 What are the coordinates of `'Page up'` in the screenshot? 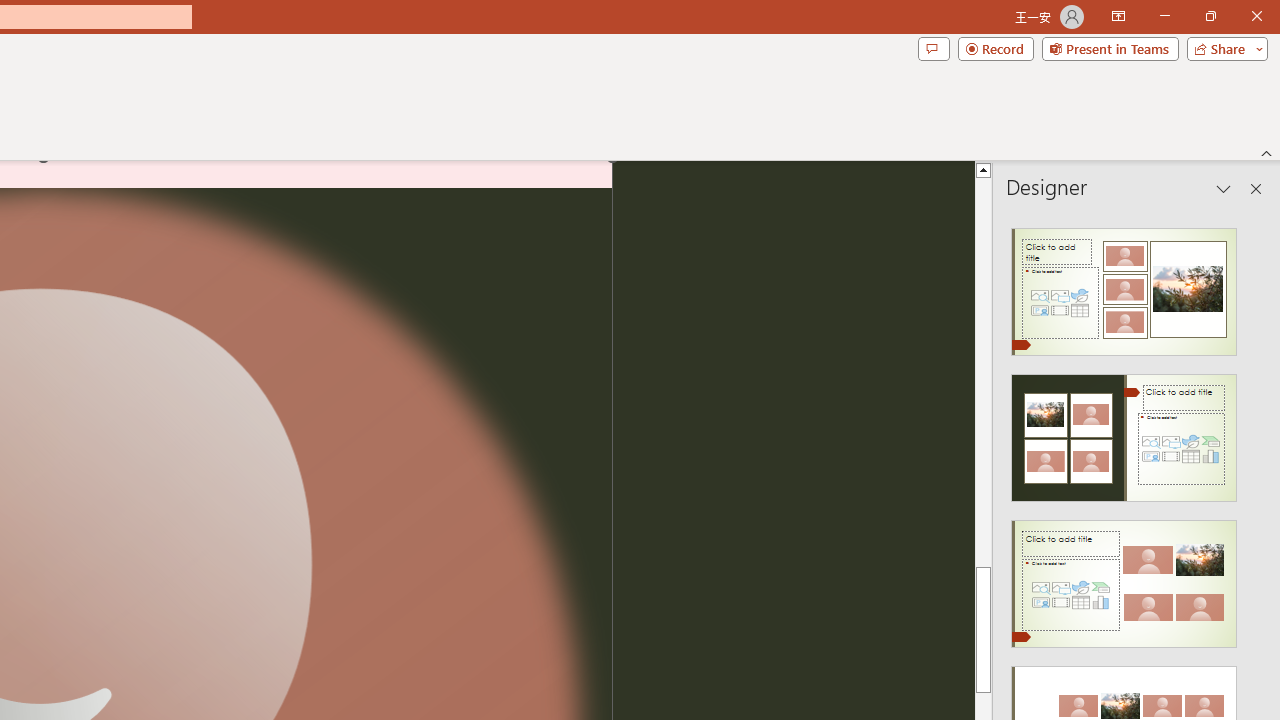 It's located at (983, 408).